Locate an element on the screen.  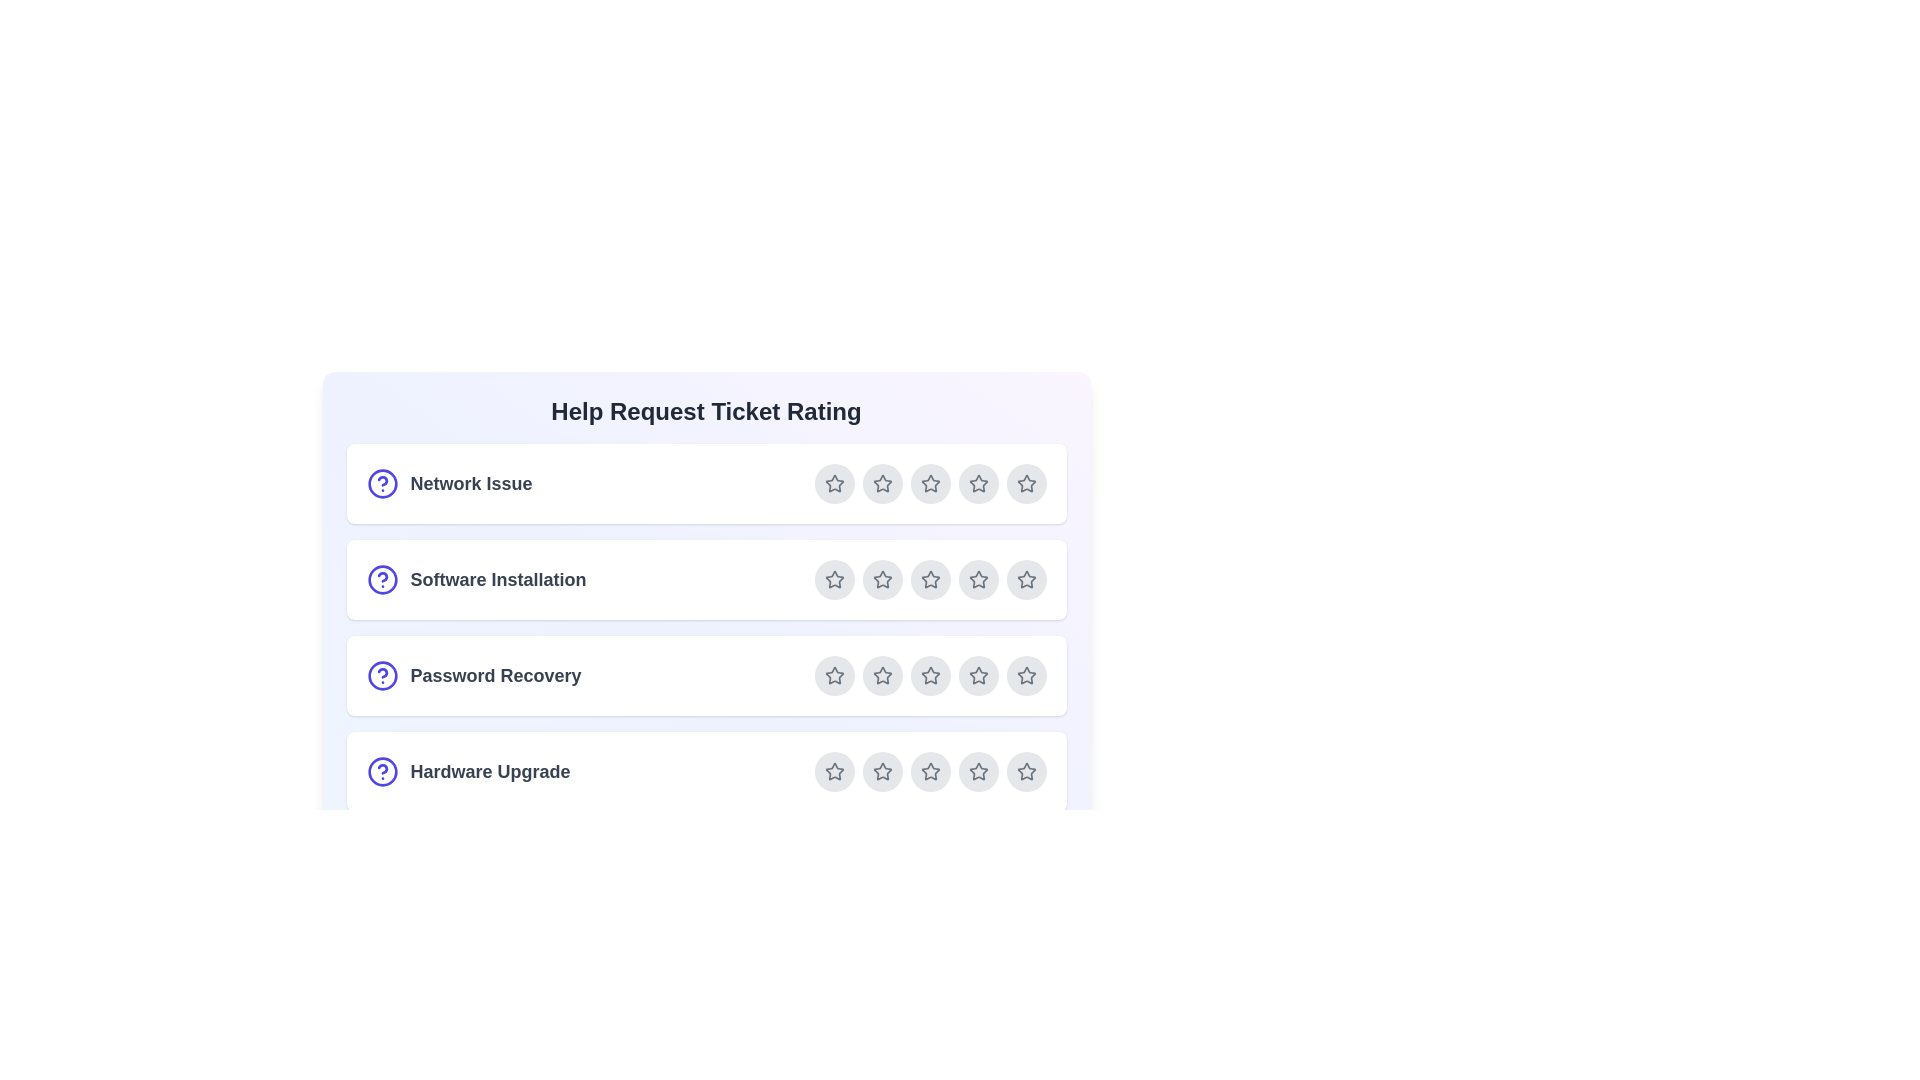
the star corresponding to 2 for the ticket Hardware Upgrade is located at coordinates (881, 770).